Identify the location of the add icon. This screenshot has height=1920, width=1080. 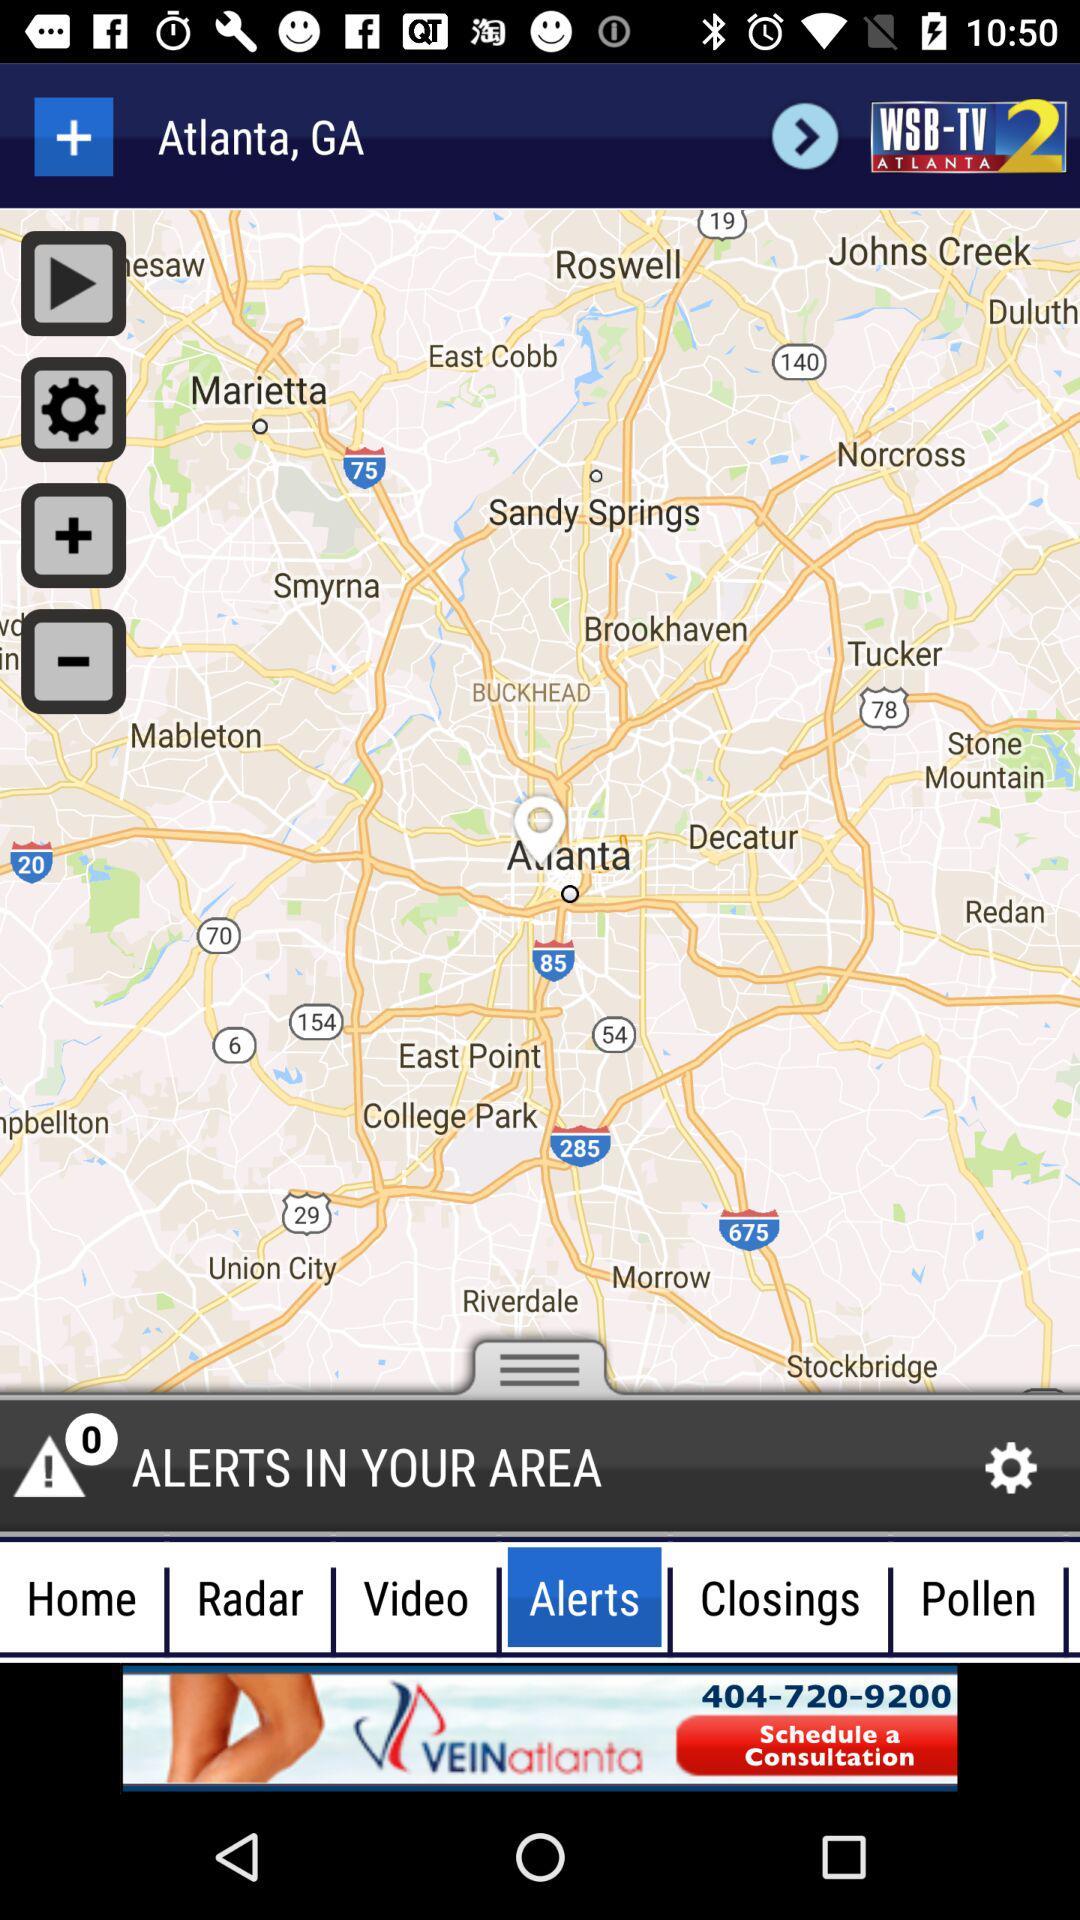
(72, 135).